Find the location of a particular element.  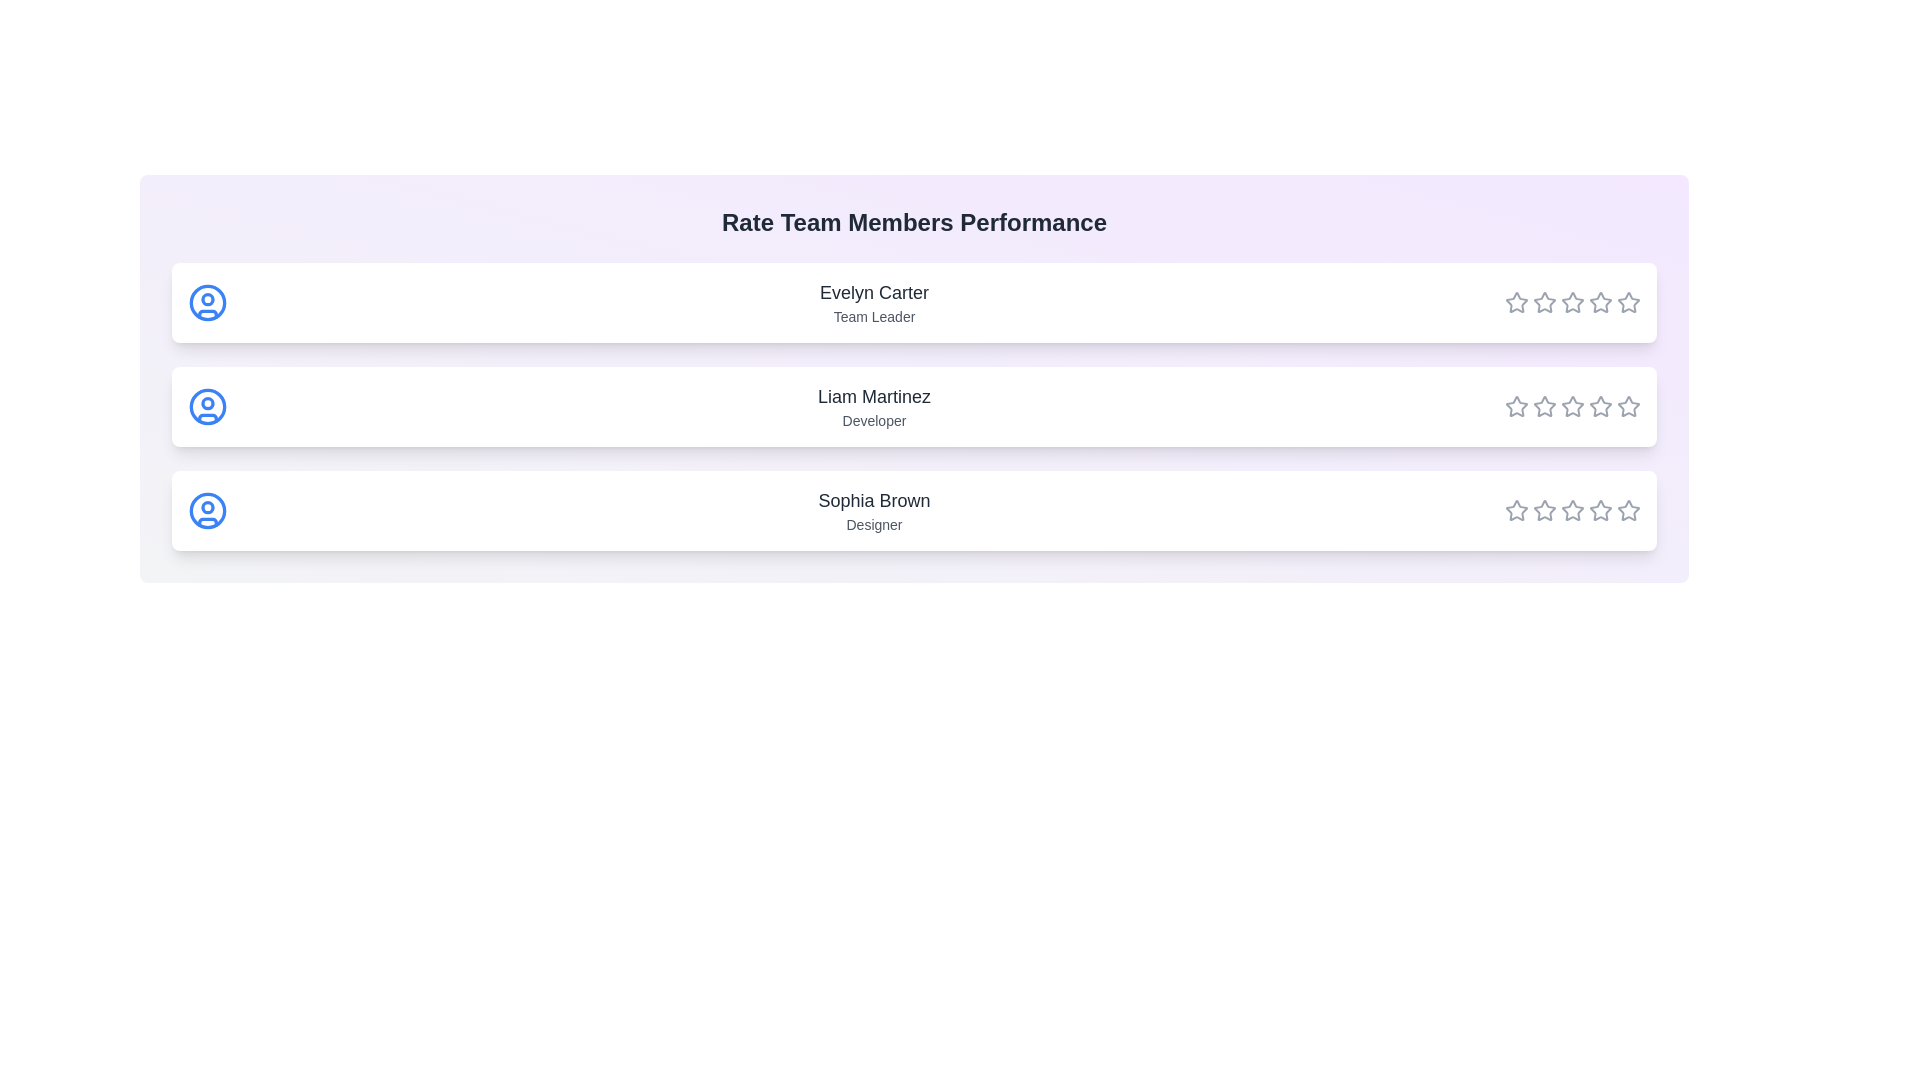

the user icon for Evelyn Carter is located at coordinates (207, 303).